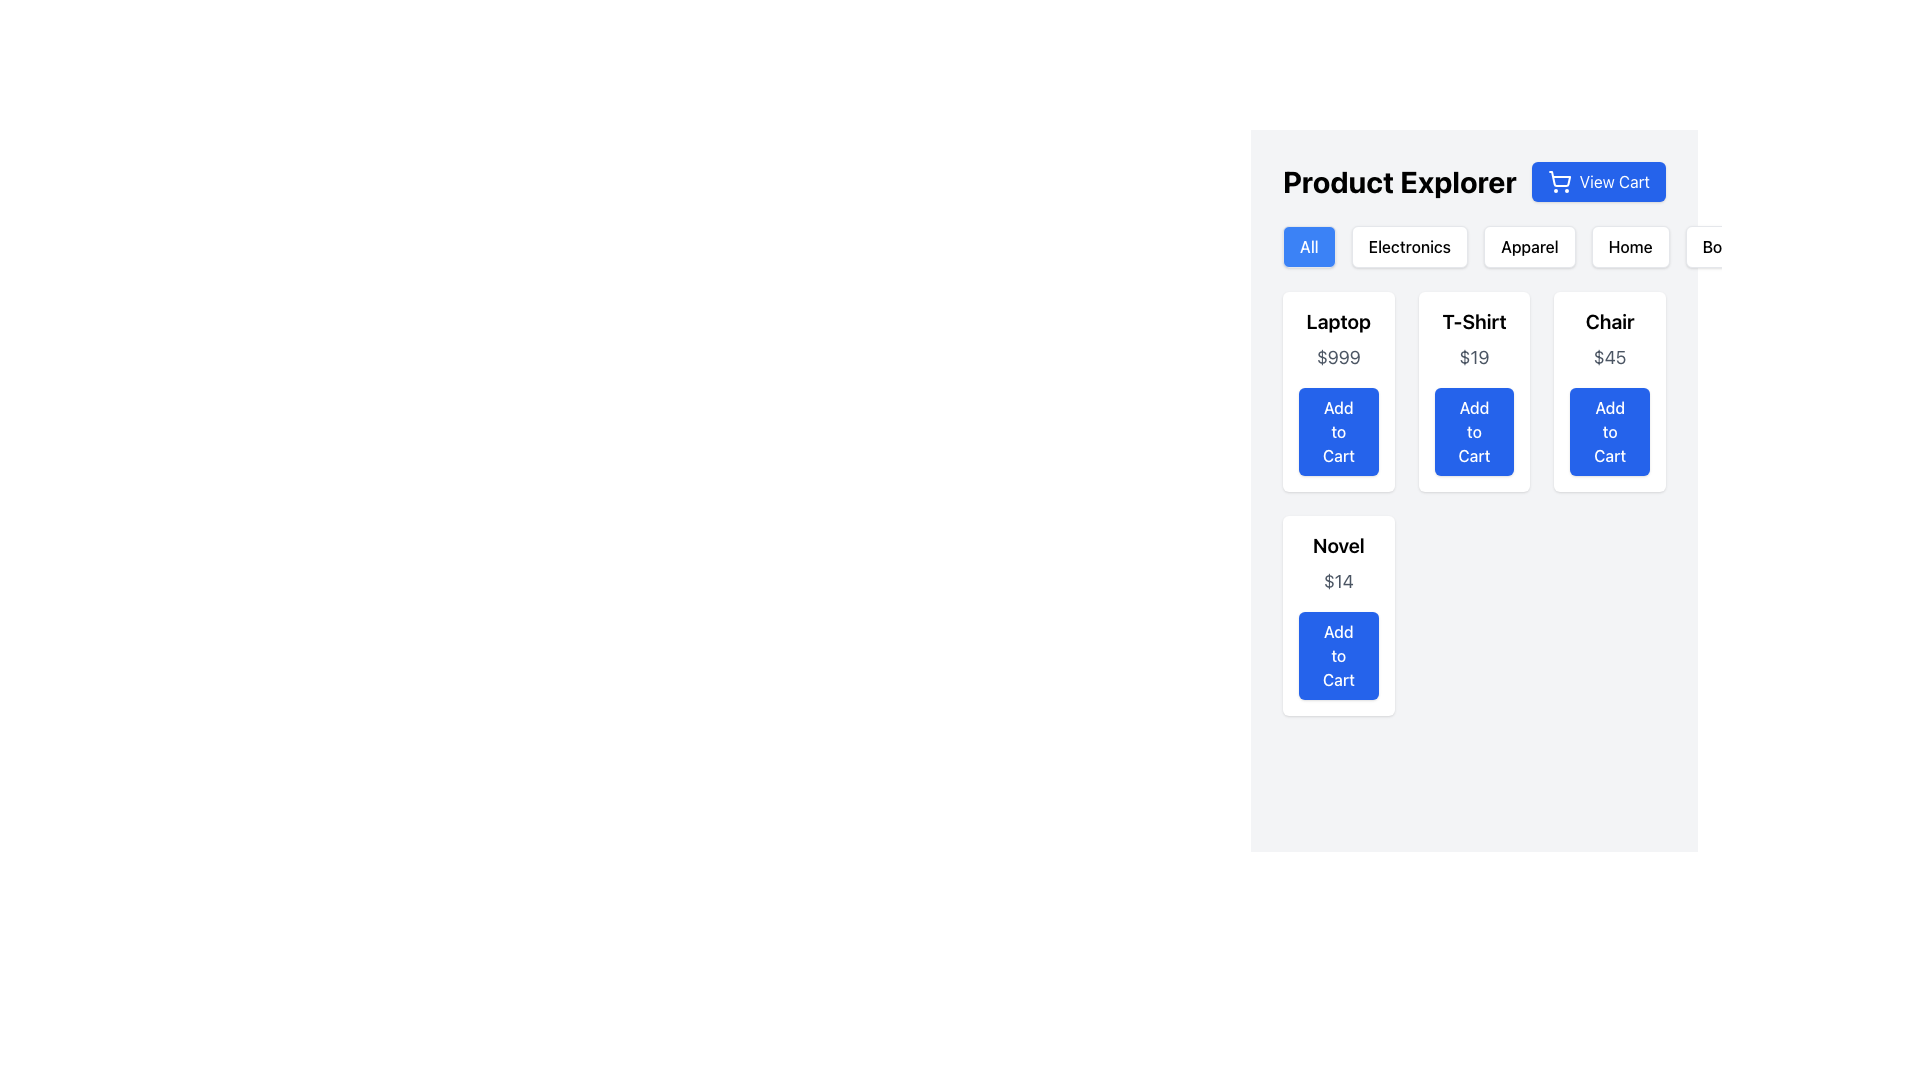 The image size is (1920, 1080). What do you see at coordinates (1474, 392) in the screenshot?
I see `the 'Add to Cart' button on the product card located in the center column of the grid, specifically the second card in the first row` at bounding box center [1474, 392].